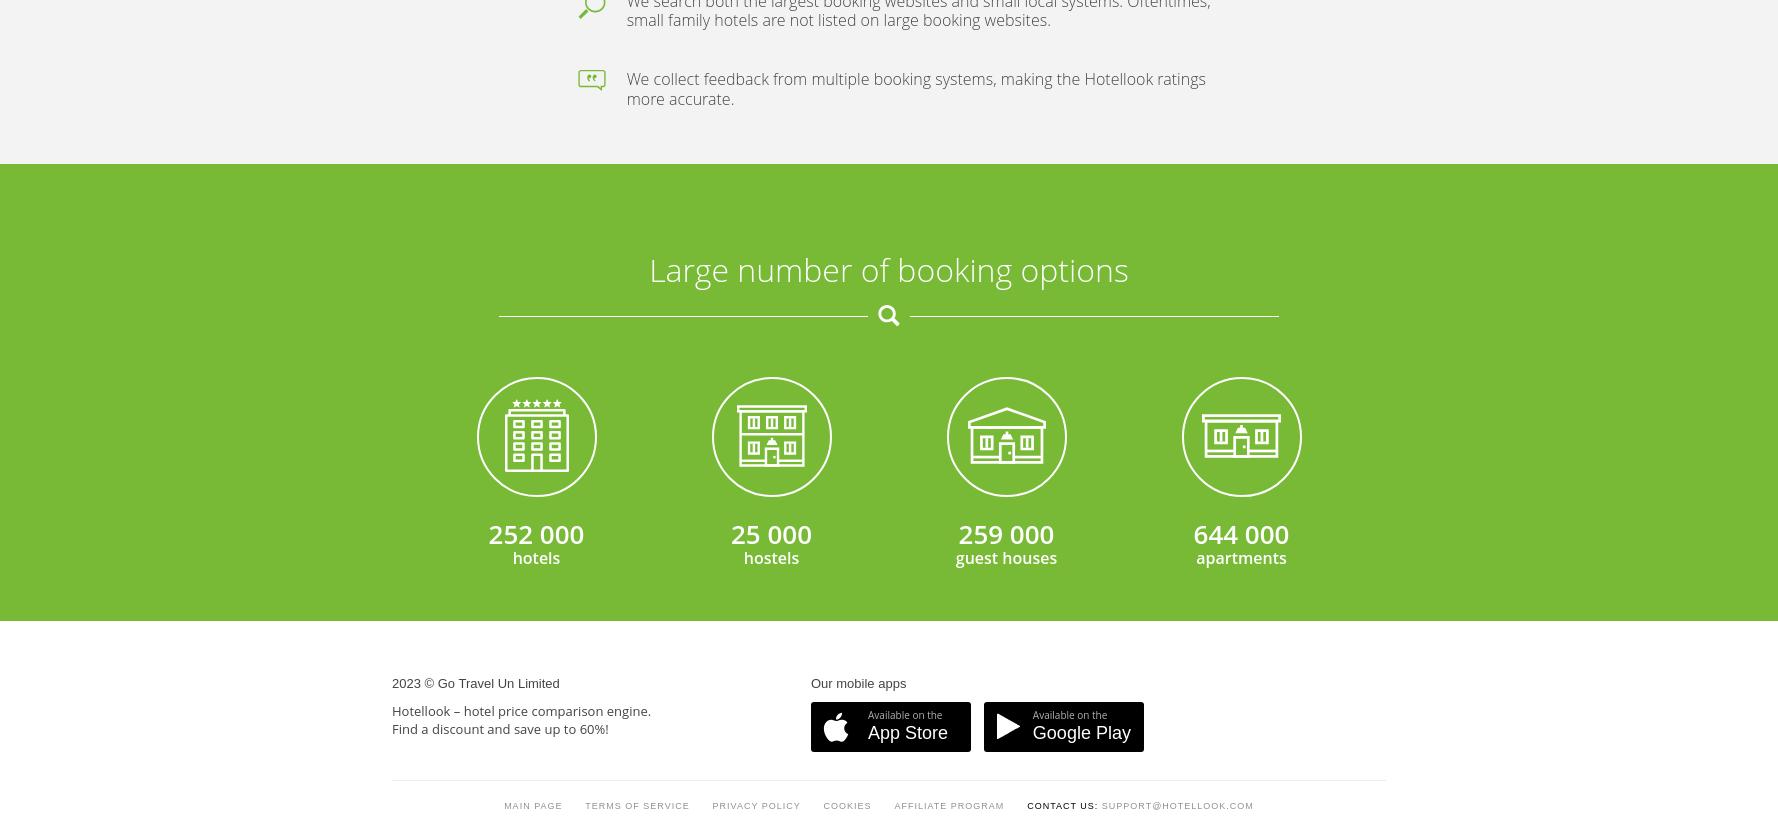 The image size is (1778, 829). Describe the element at coordinates (637, 318) in the screenshot. I see `'Terms of Service'` at that location.